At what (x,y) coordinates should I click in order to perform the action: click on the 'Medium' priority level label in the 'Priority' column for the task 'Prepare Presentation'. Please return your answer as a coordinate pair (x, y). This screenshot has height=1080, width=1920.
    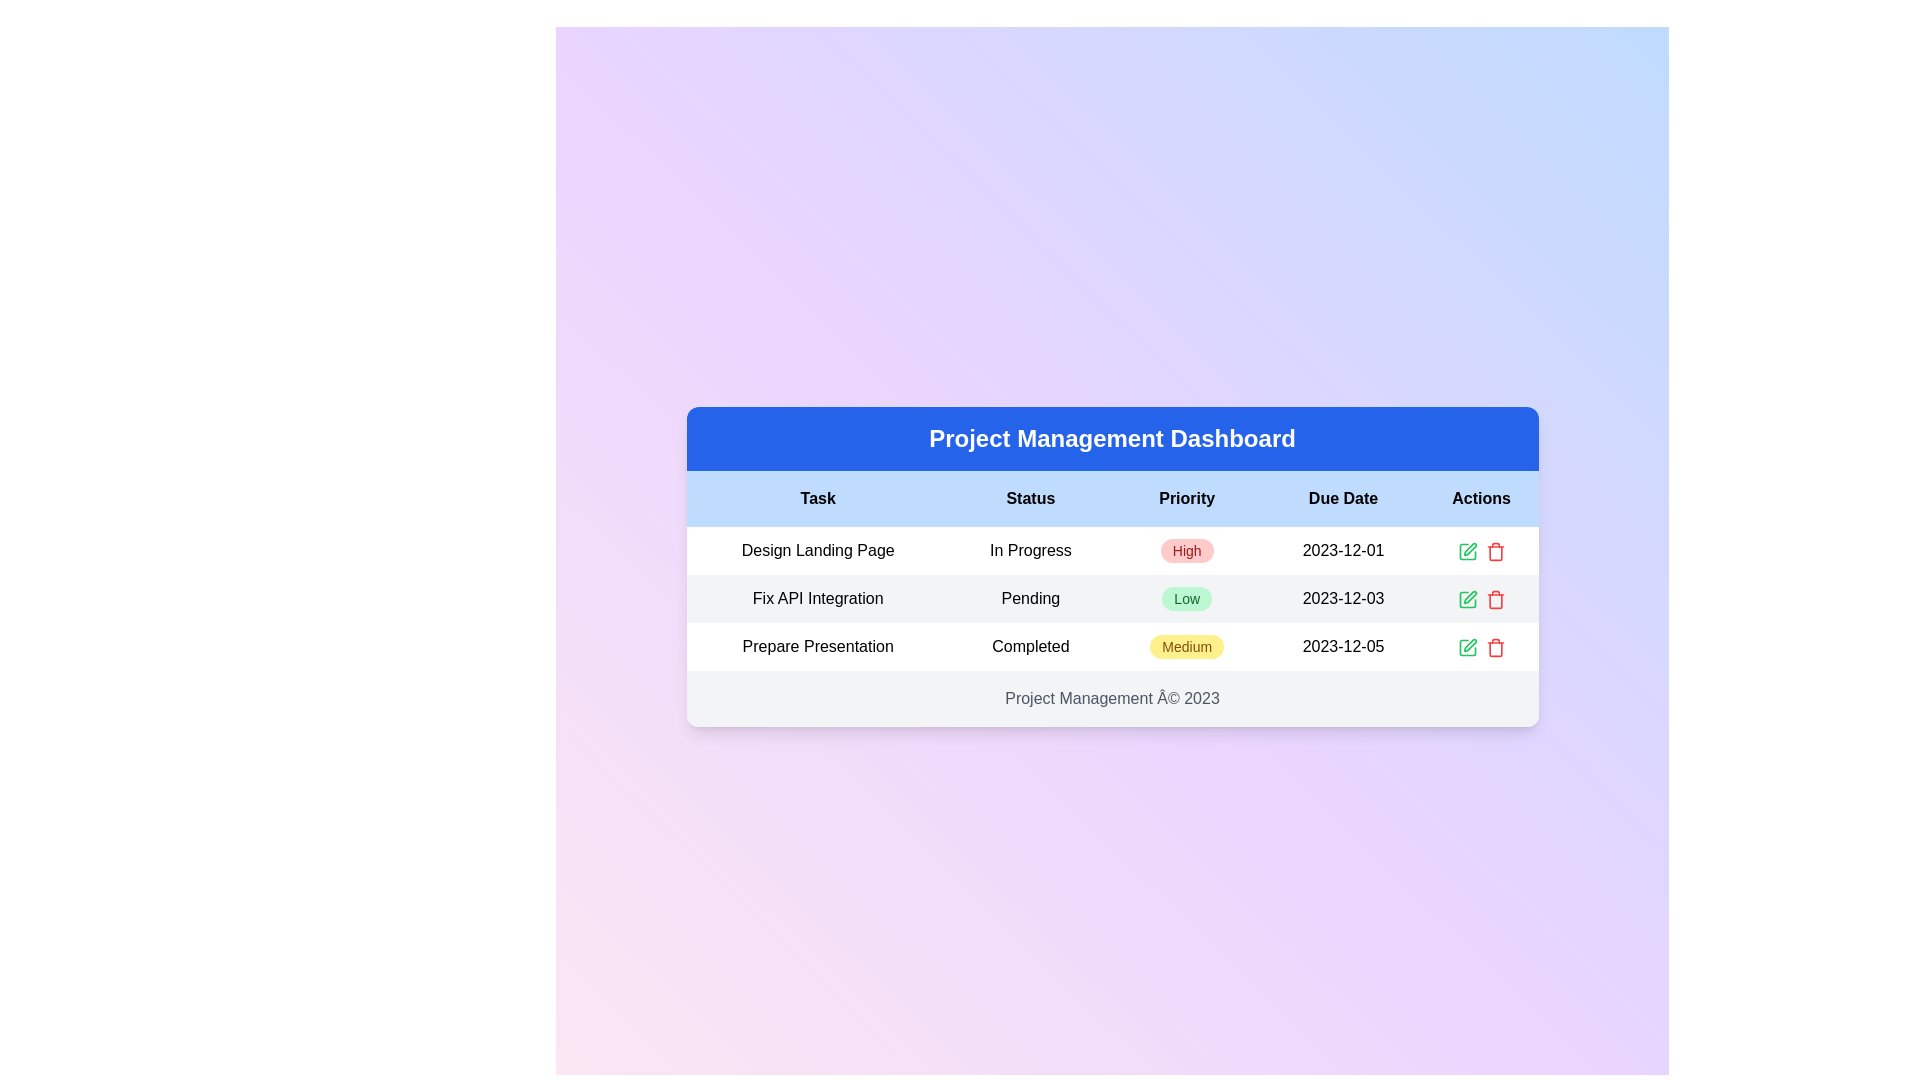
    Looking at the image, I should click on (1187, 647).